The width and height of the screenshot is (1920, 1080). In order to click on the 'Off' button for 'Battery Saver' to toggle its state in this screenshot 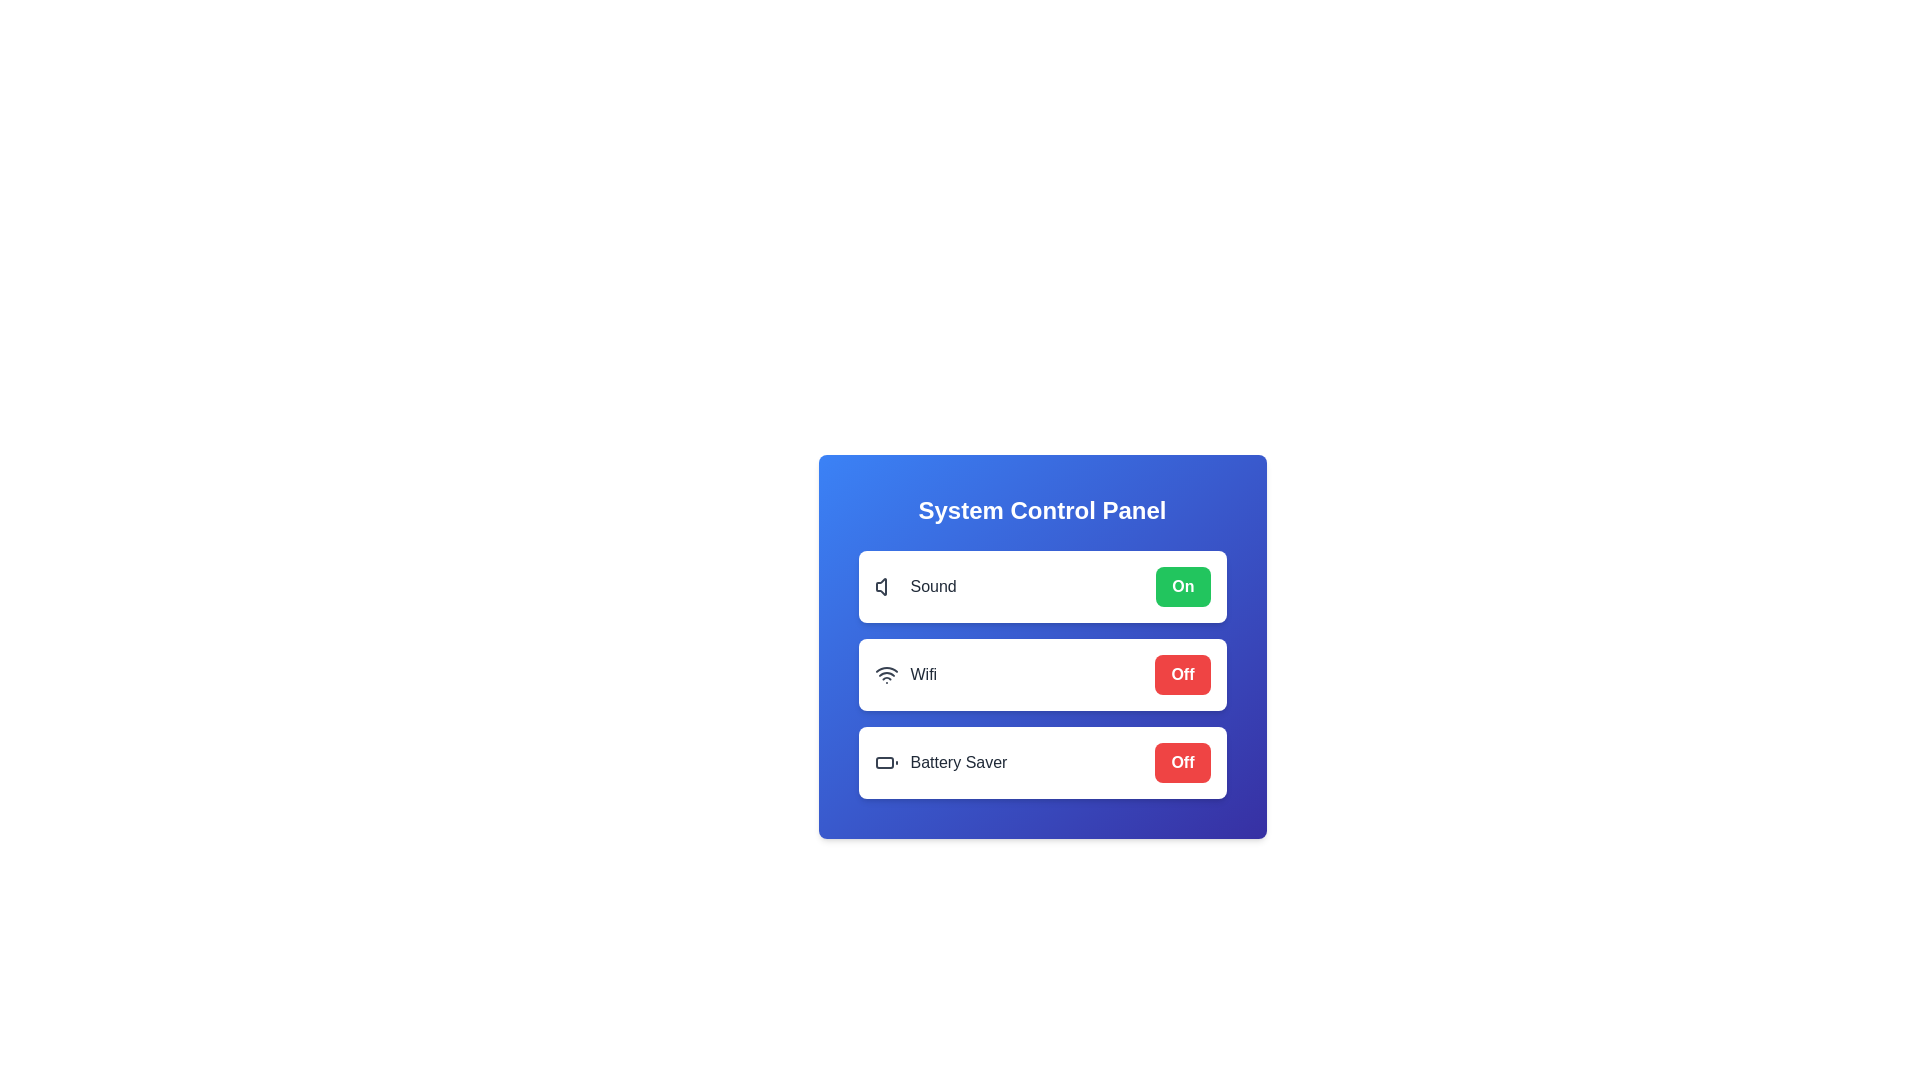, I will do `click(1182, 763)`.